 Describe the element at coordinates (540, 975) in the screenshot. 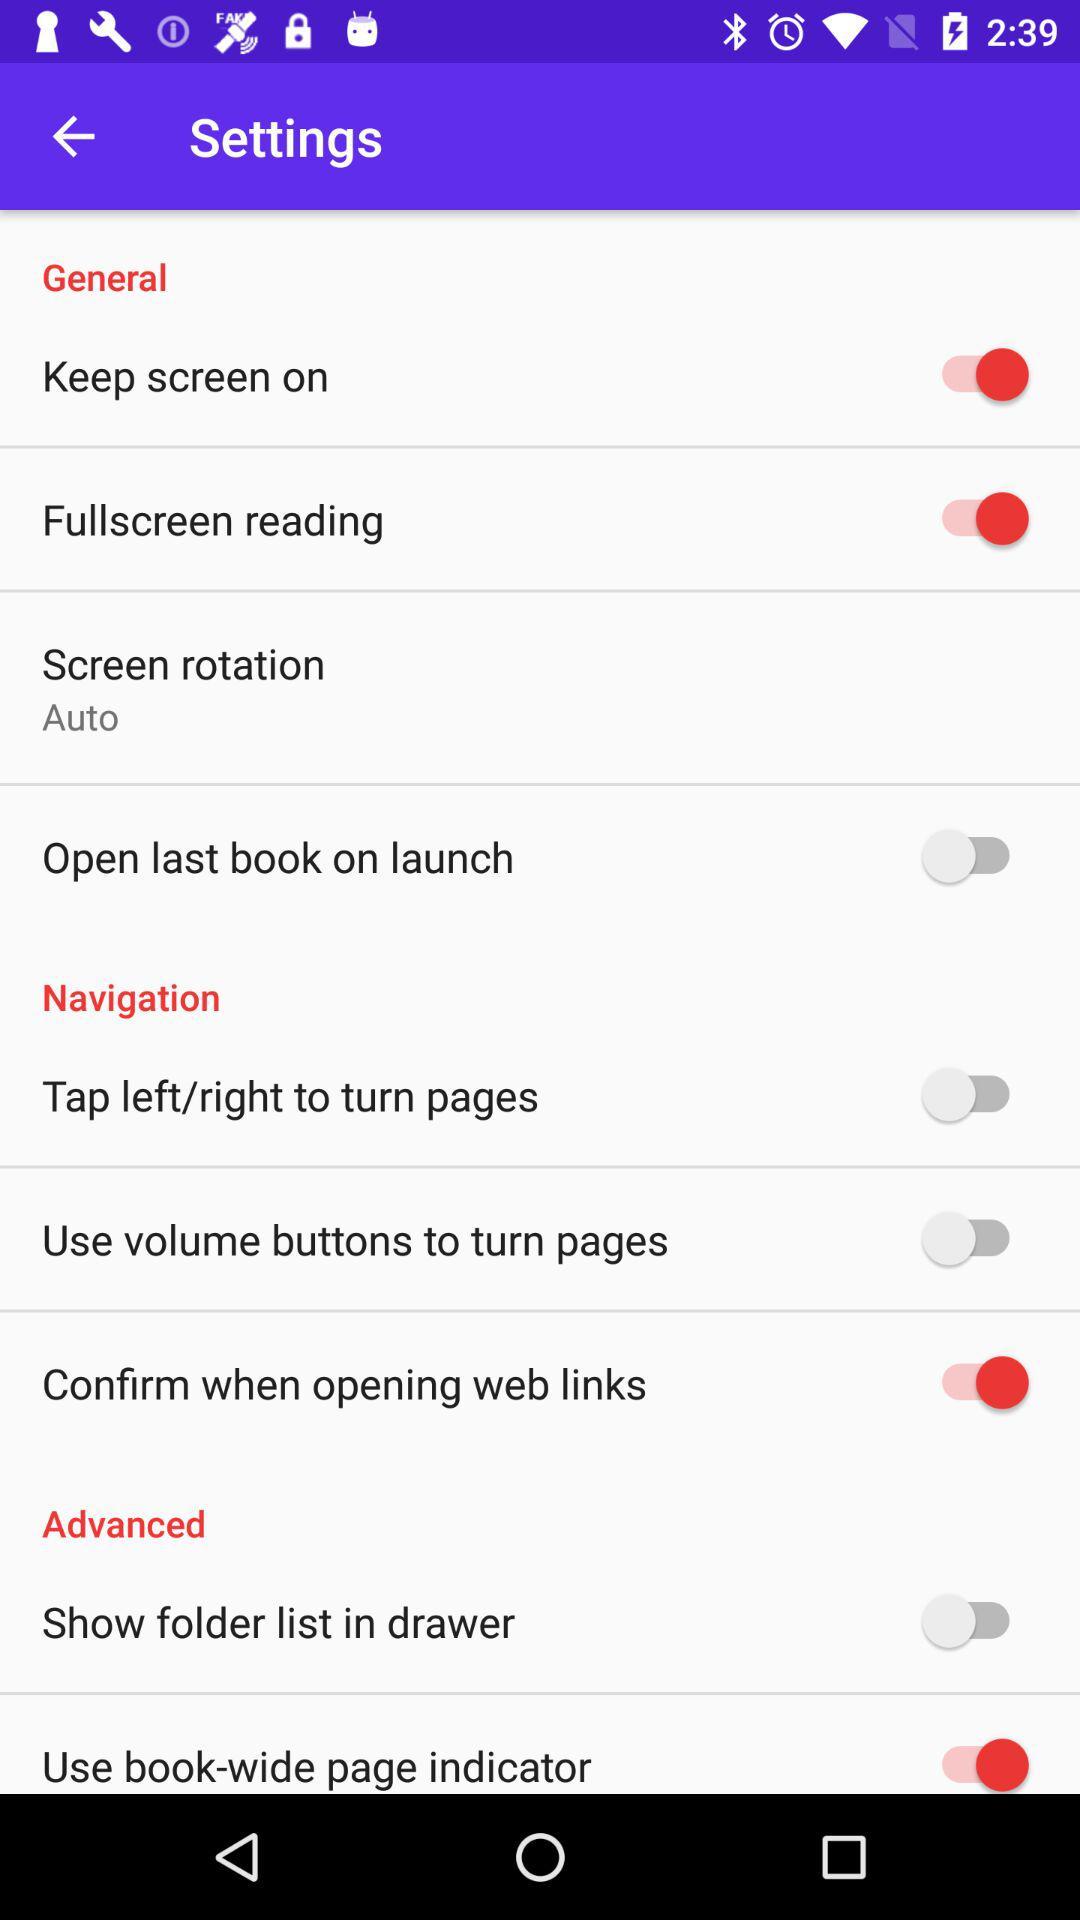

I see `the item at the center` at that location.